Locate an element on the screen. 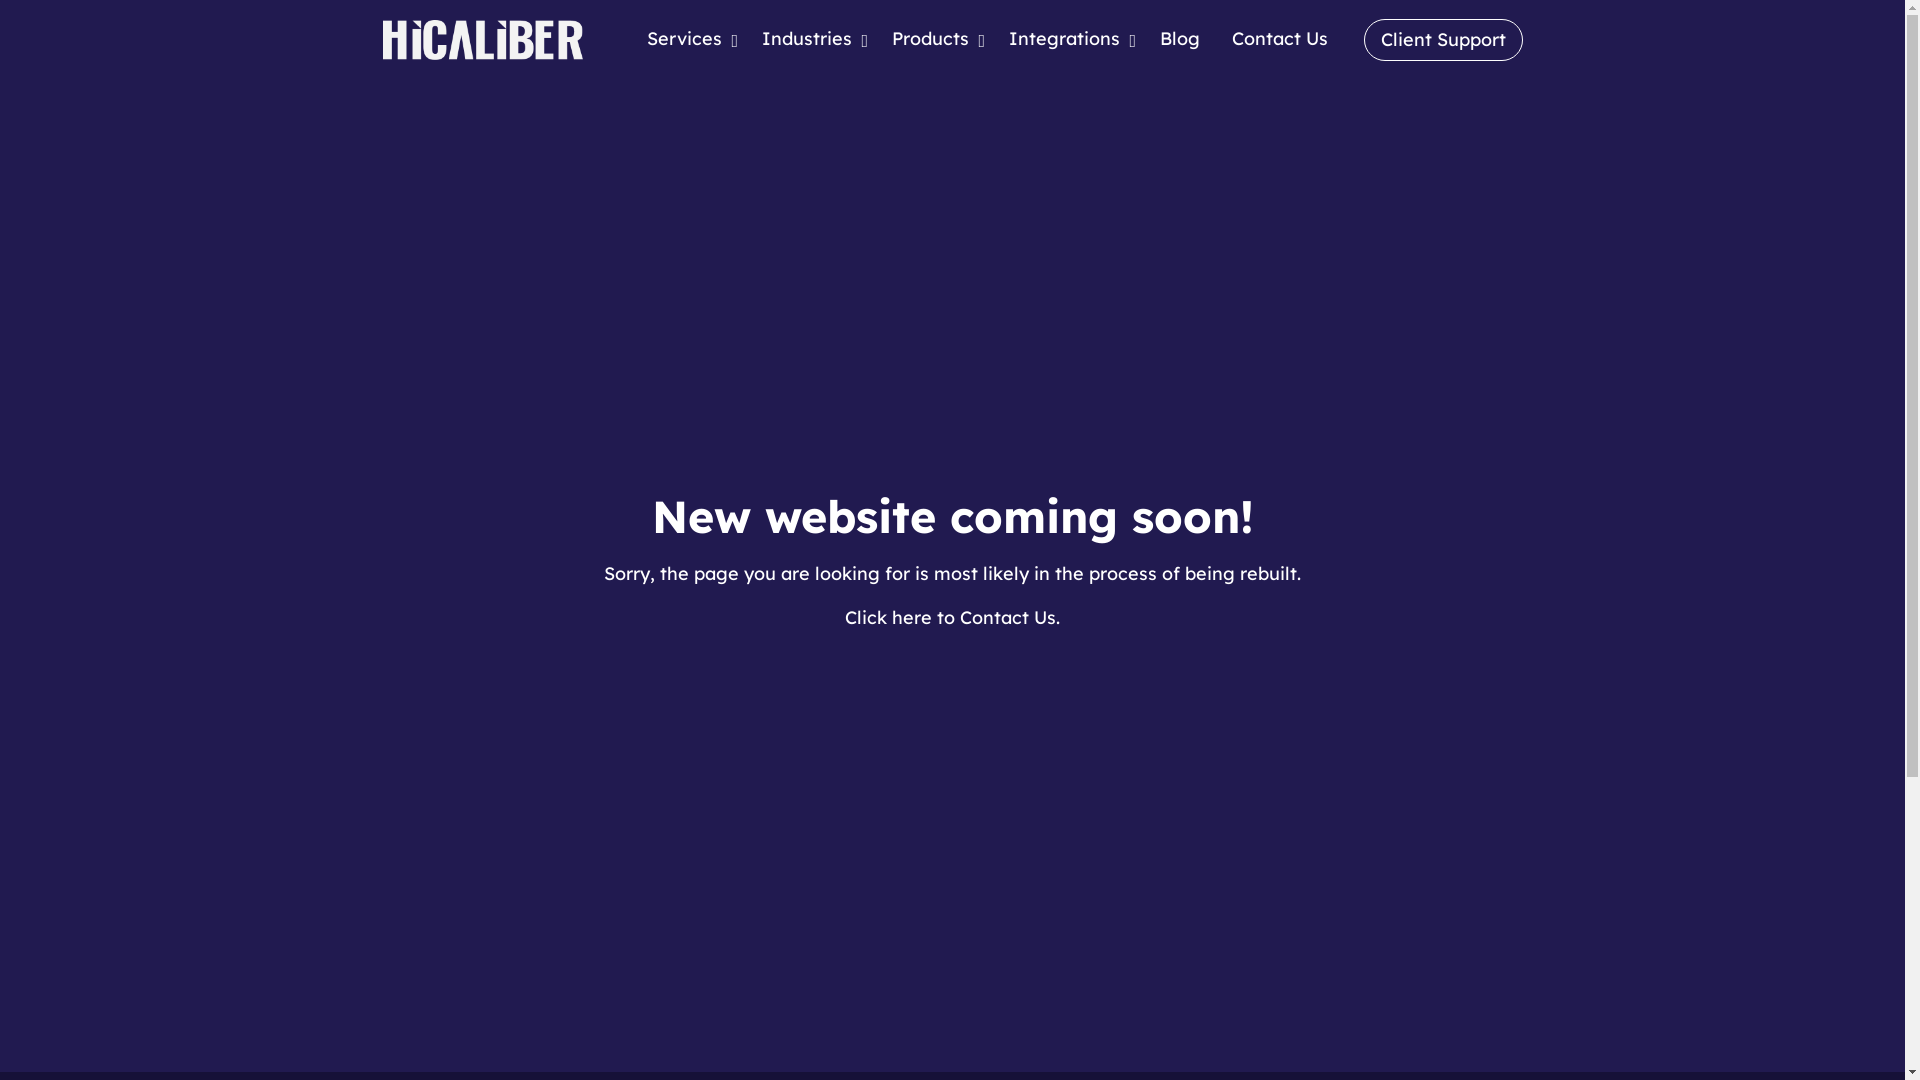 The image size is (1920, 1080). 'Client Support' is located at coordinates (1443, 39).